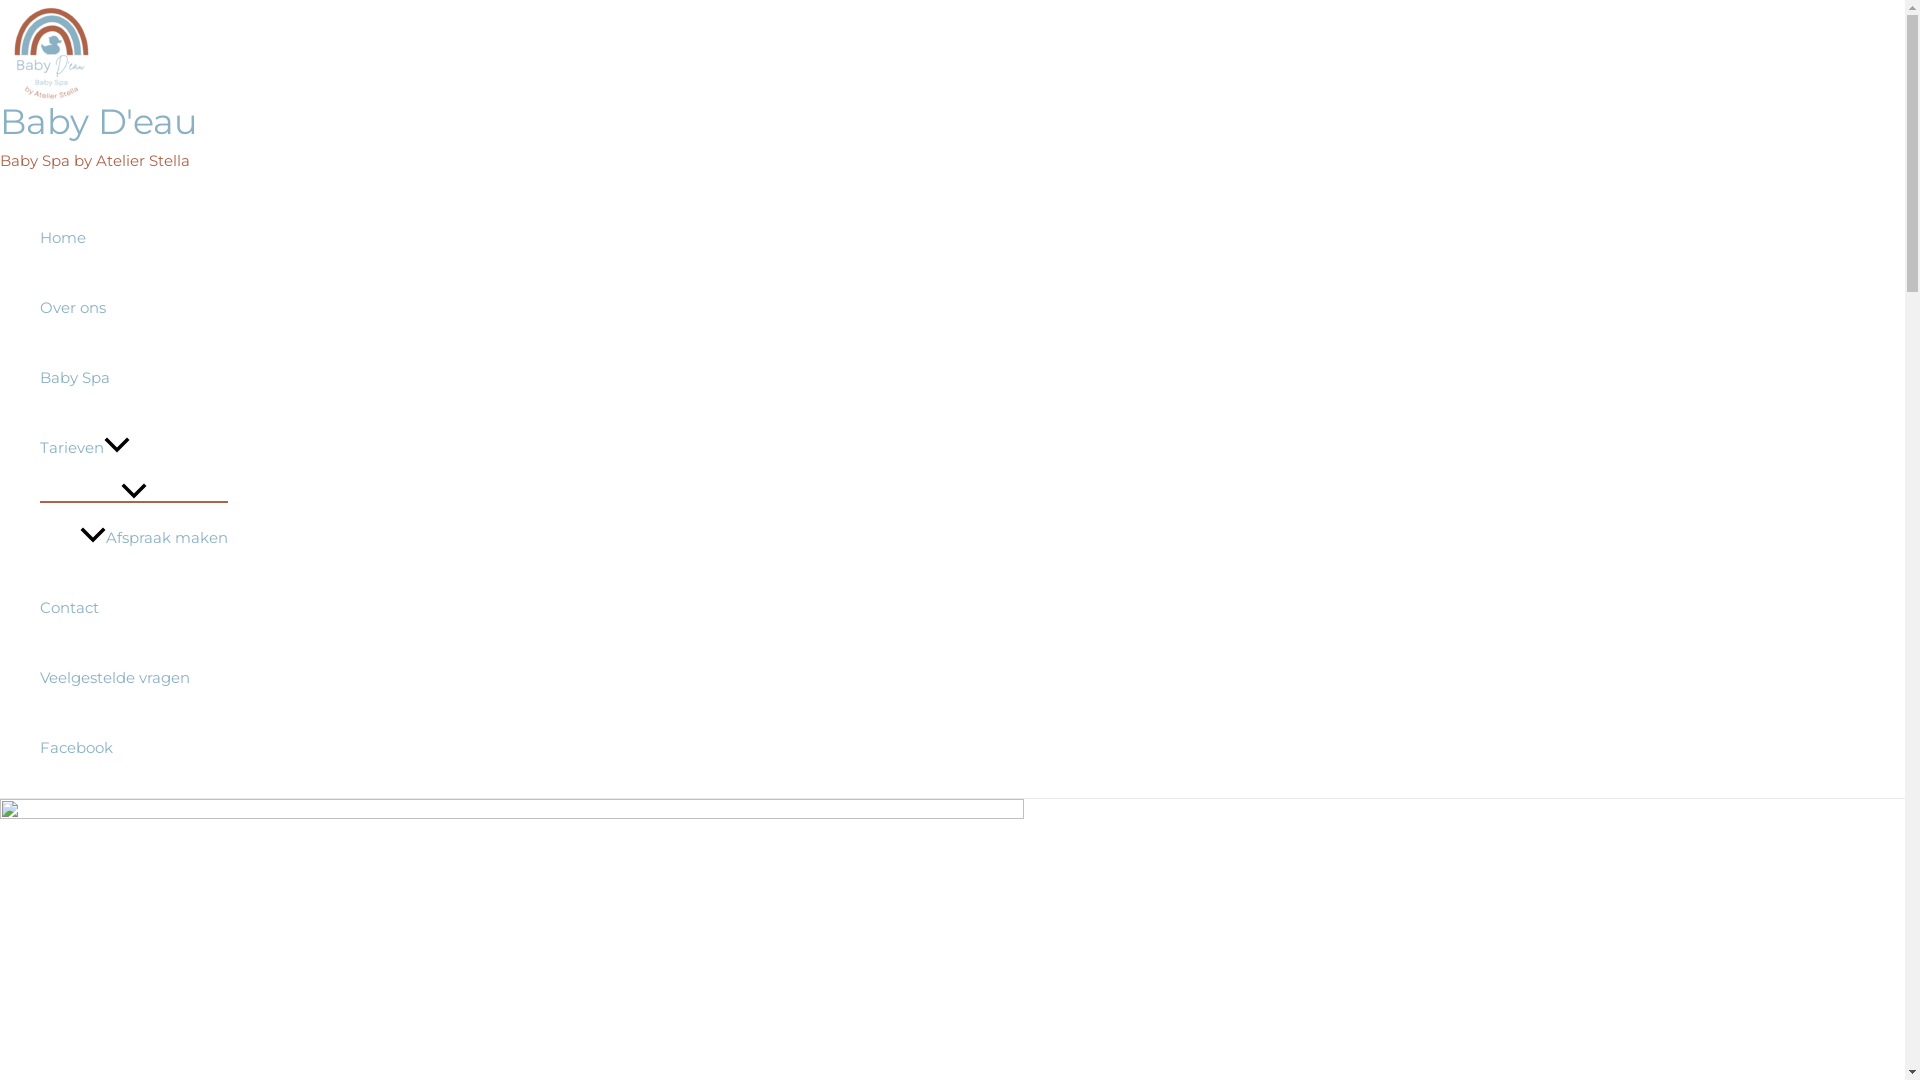 The image size is (1920, 1080). What do you see at coordinates (133, 378) in the screenshot?
I see `'Baby Spa'` at bounding box center [133, 378].